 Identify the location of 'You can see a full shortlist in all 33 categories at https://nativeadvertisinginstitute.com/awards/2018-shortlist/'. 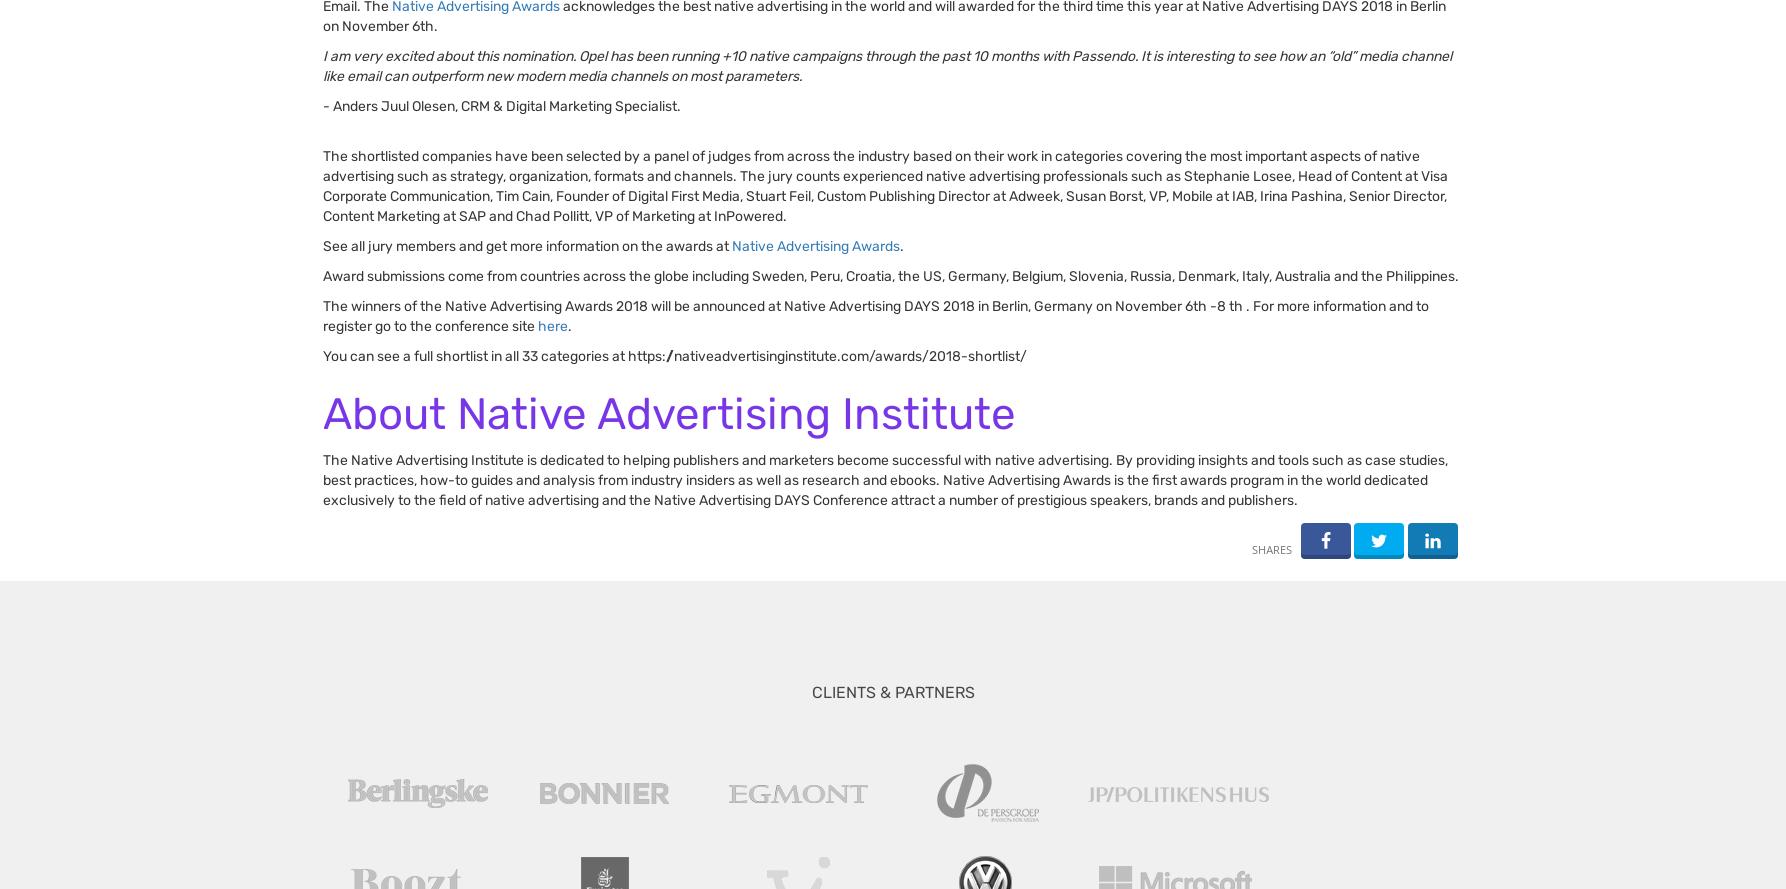
(676, 355).